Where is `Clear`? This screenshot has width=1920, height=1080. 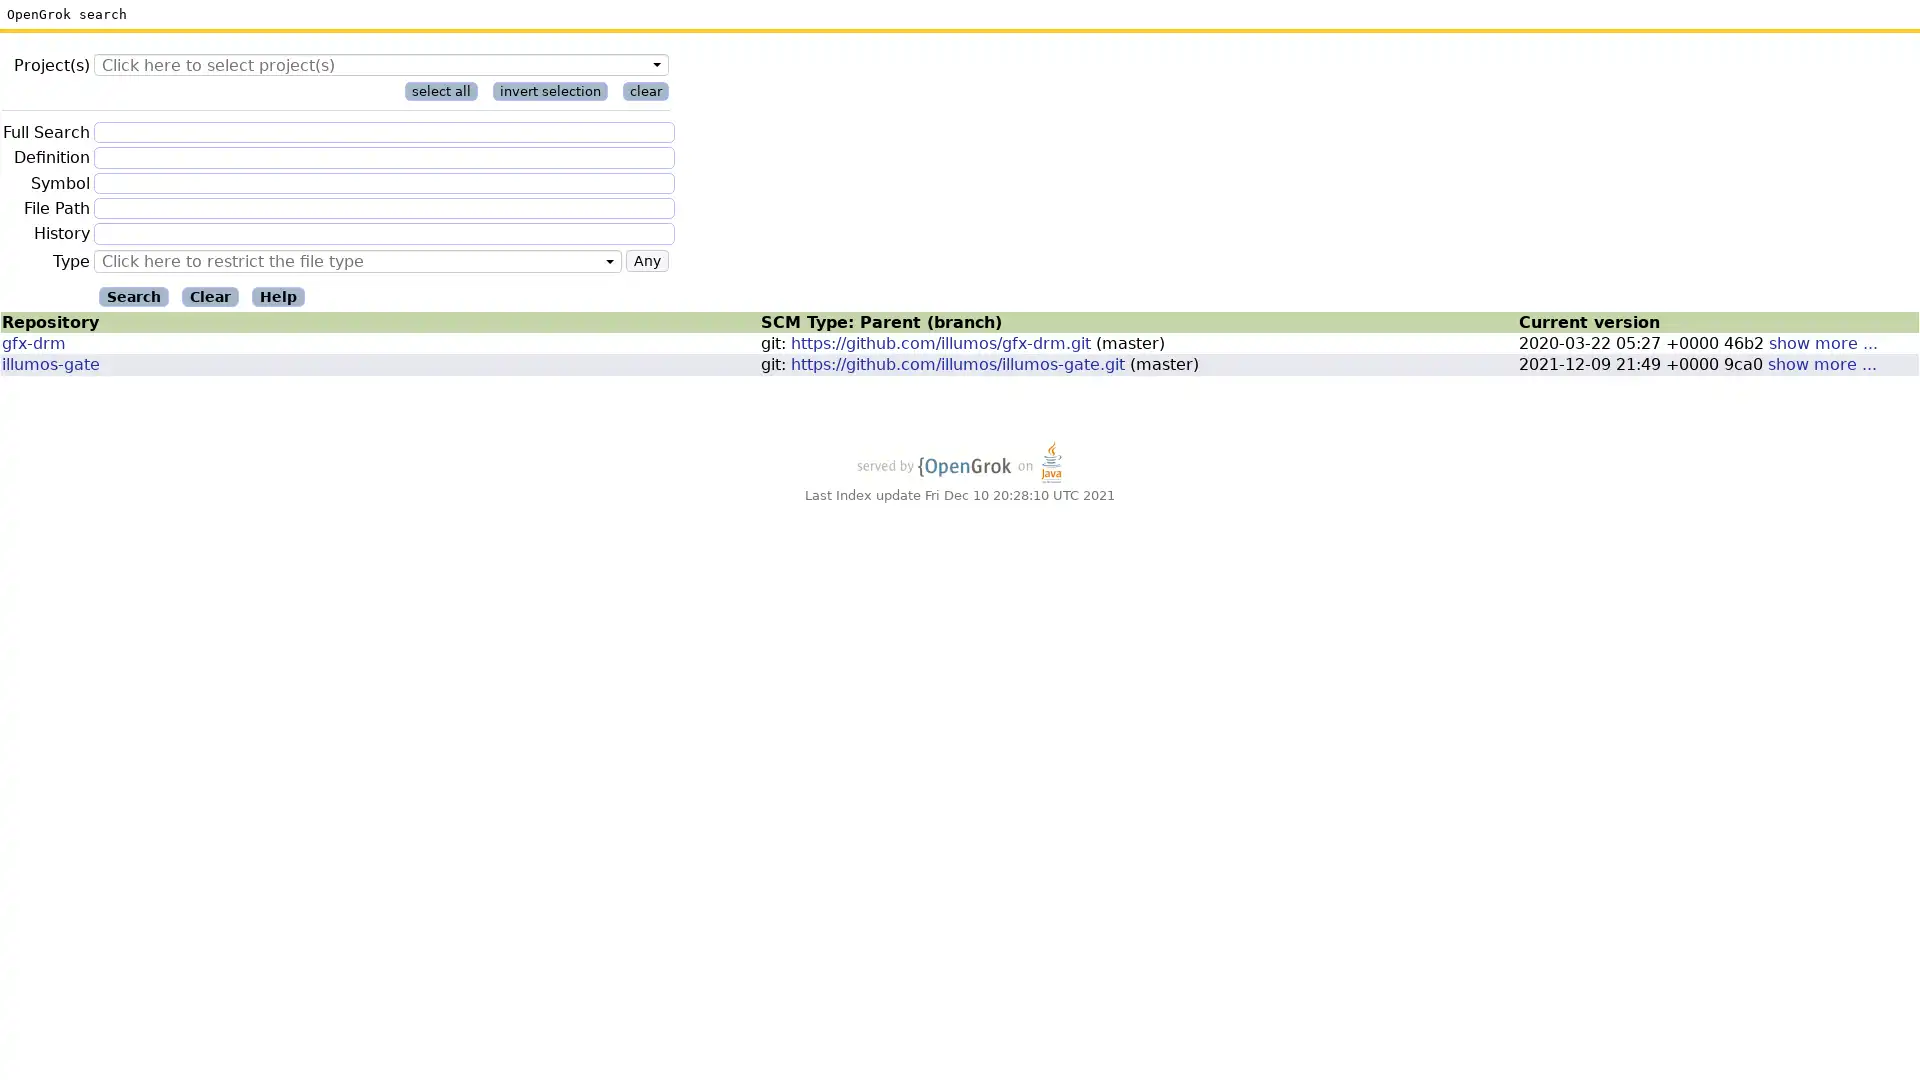 Clear is located at coordinates (210, 296).